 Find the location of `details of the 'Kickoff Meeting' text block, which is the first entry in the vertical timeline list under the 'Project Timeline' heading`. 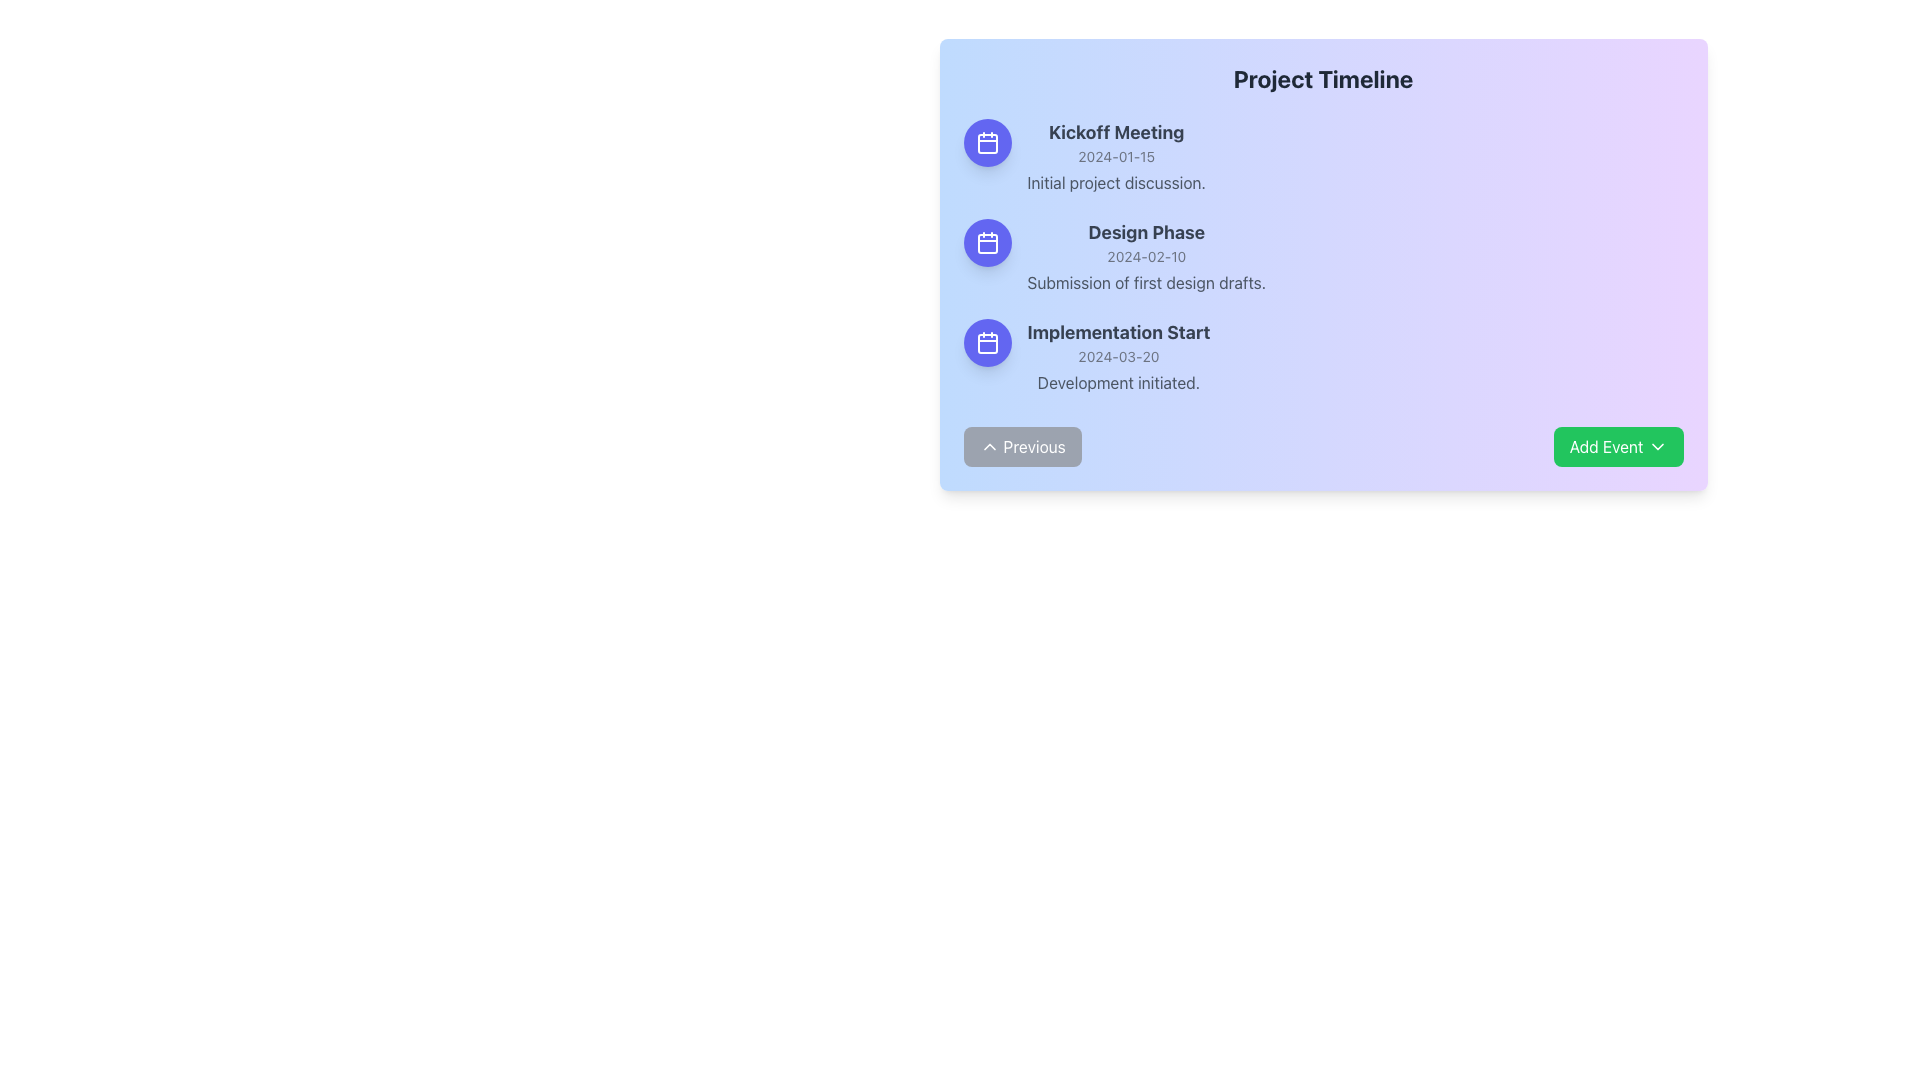

details of the 'Kickoff Meeting' text block, which is the first entry in the vertical timeline list under the 'Project Timeline' heading is located at coordinates (1115, 156).